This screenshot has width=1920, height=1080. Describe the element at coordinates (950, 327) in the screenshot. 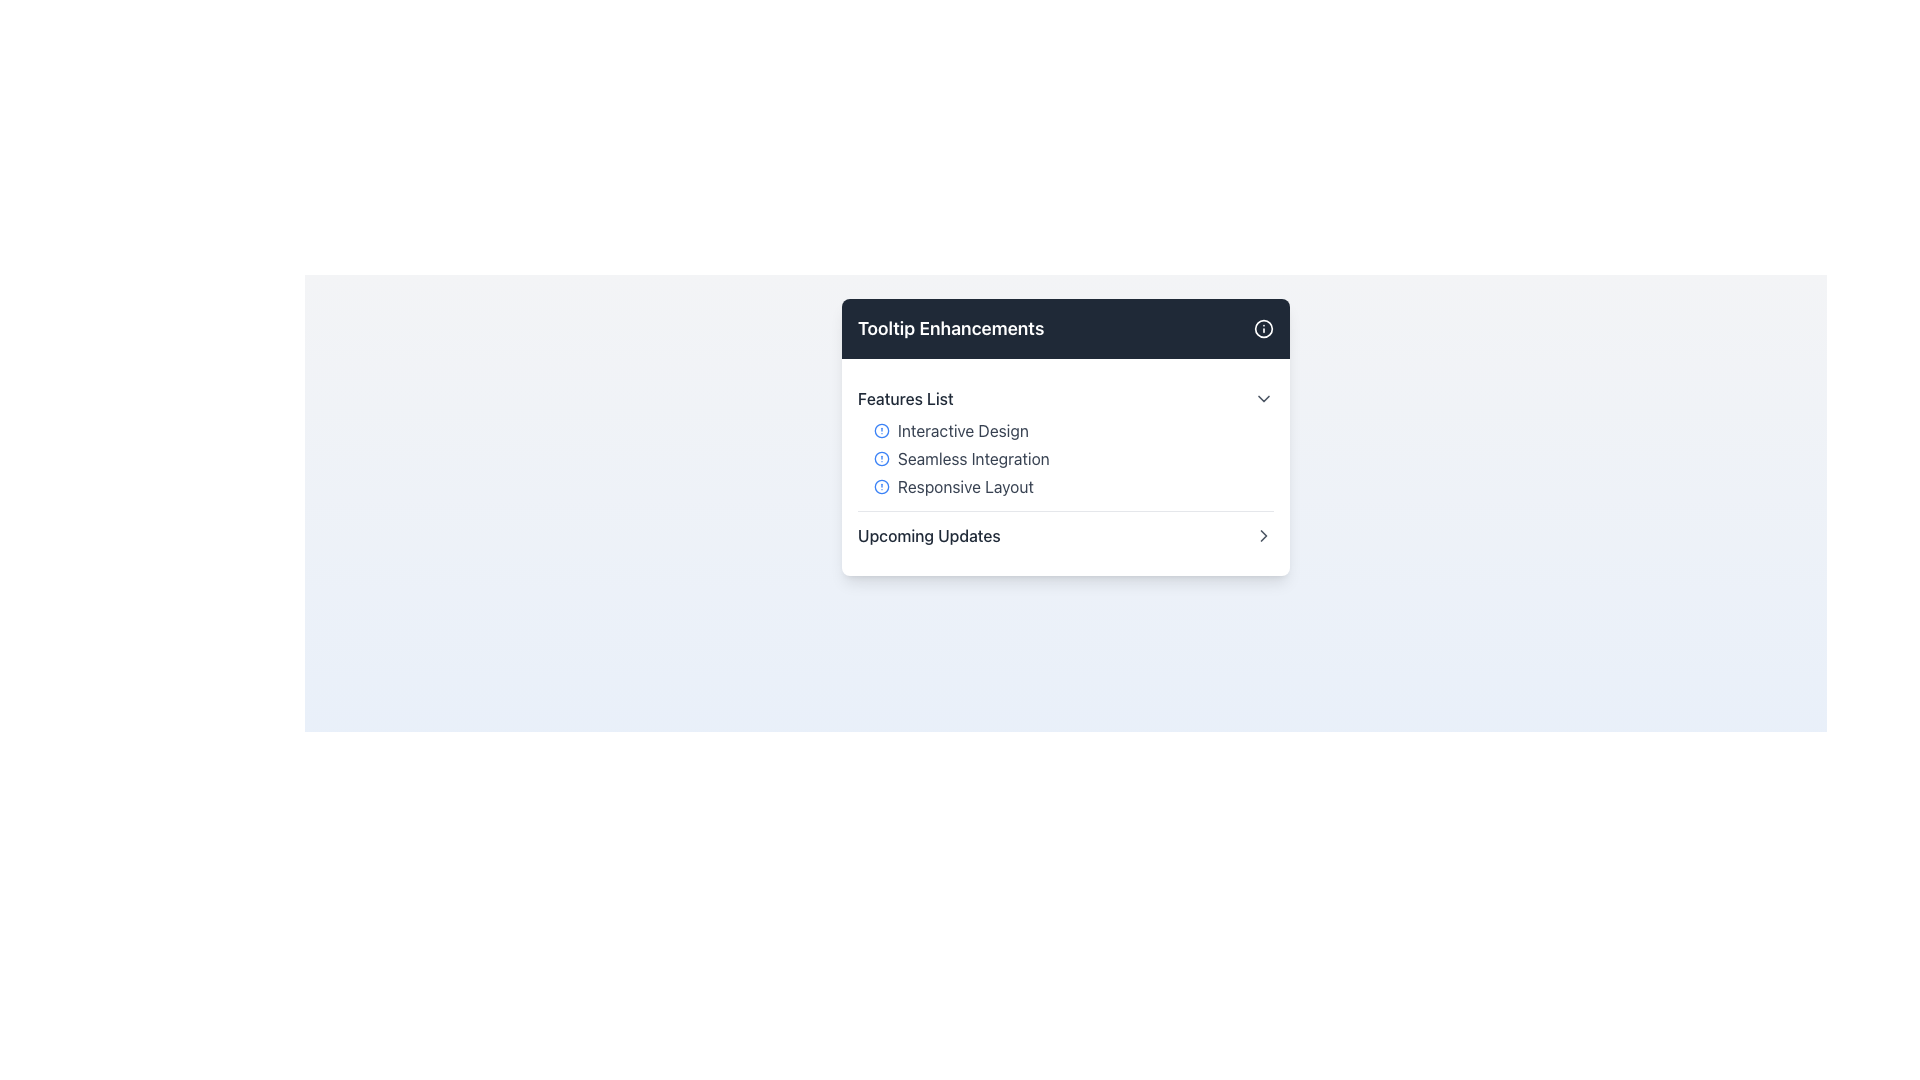

I see `the Text Label that serves as a title or header for the card or section, located at the top-left area of a dark gray horizontal bar` at that location.